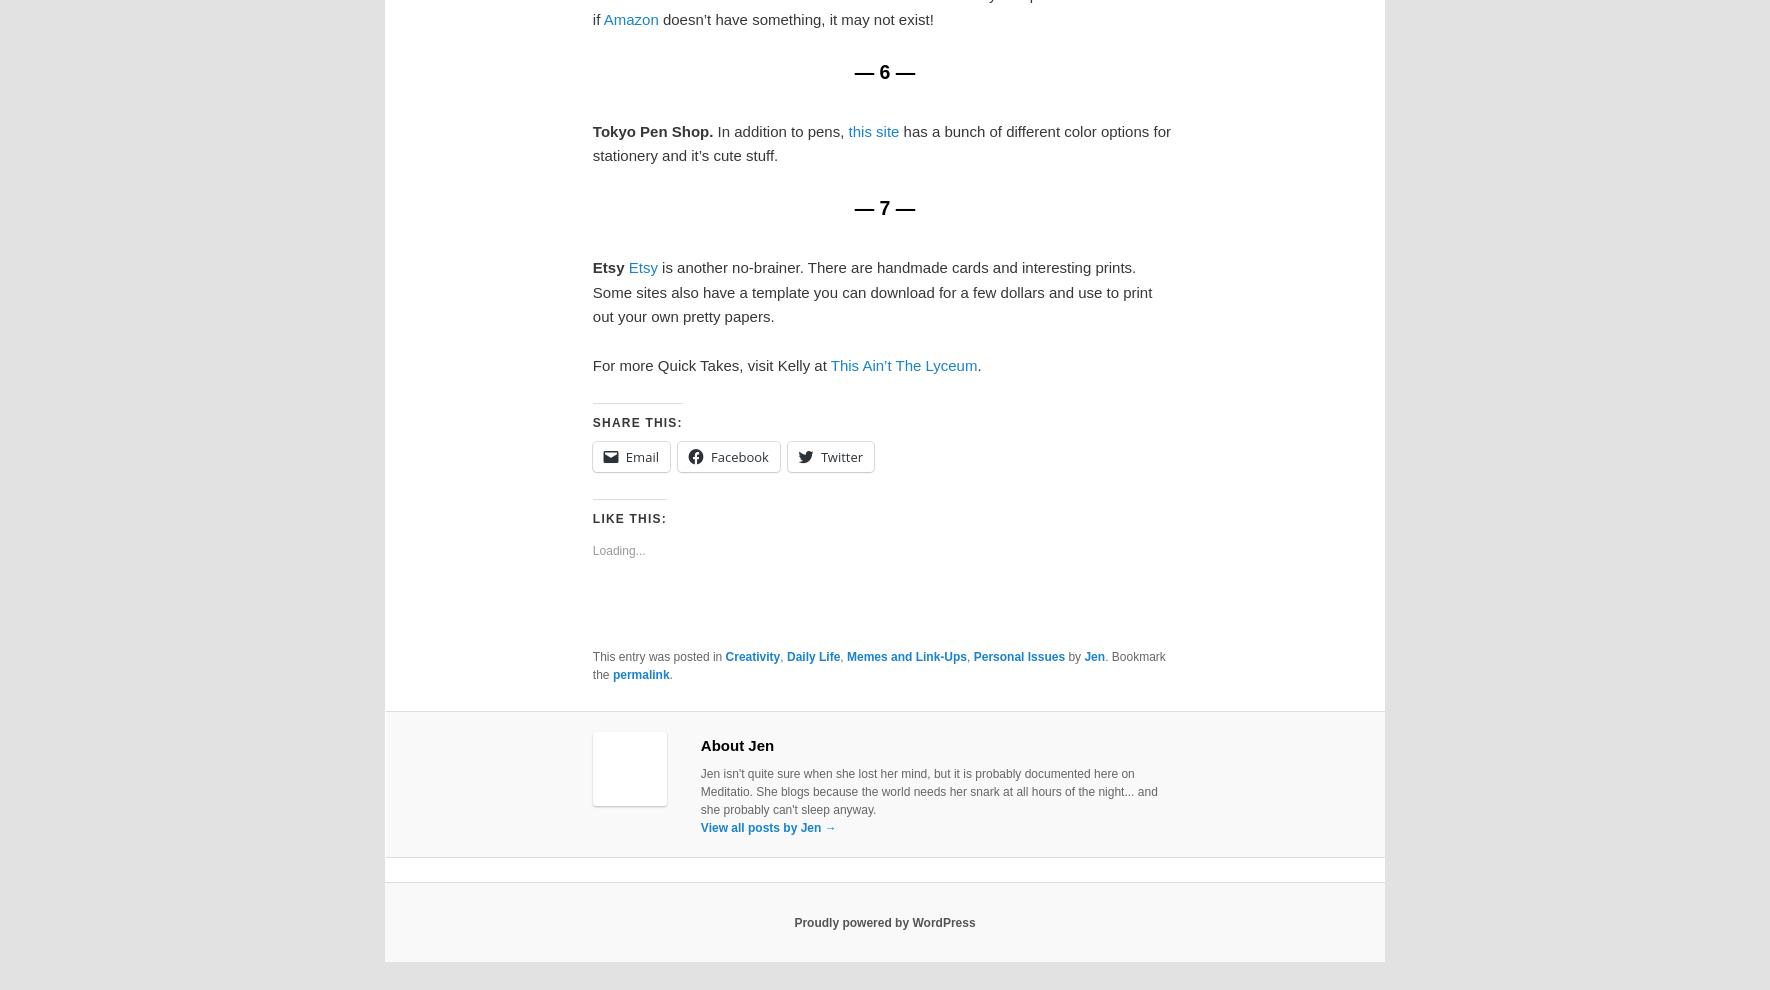 This screenshot has height=990, width=1770. Describe the element at coordinates (820, 456) in the screenshot. I see `'Twitter'` at that location.